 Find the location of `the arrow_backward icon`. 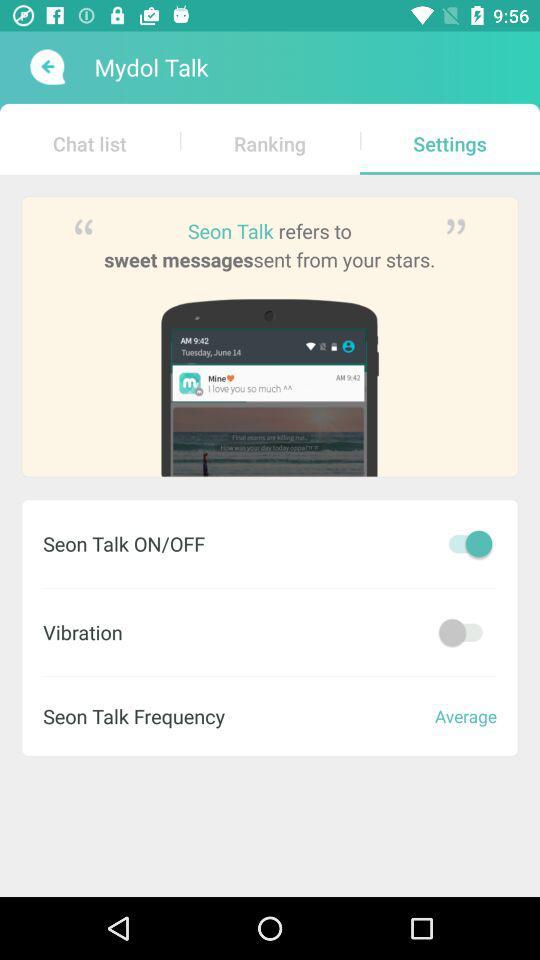

the arrow_backward icon is located at coordinates (45, 67).